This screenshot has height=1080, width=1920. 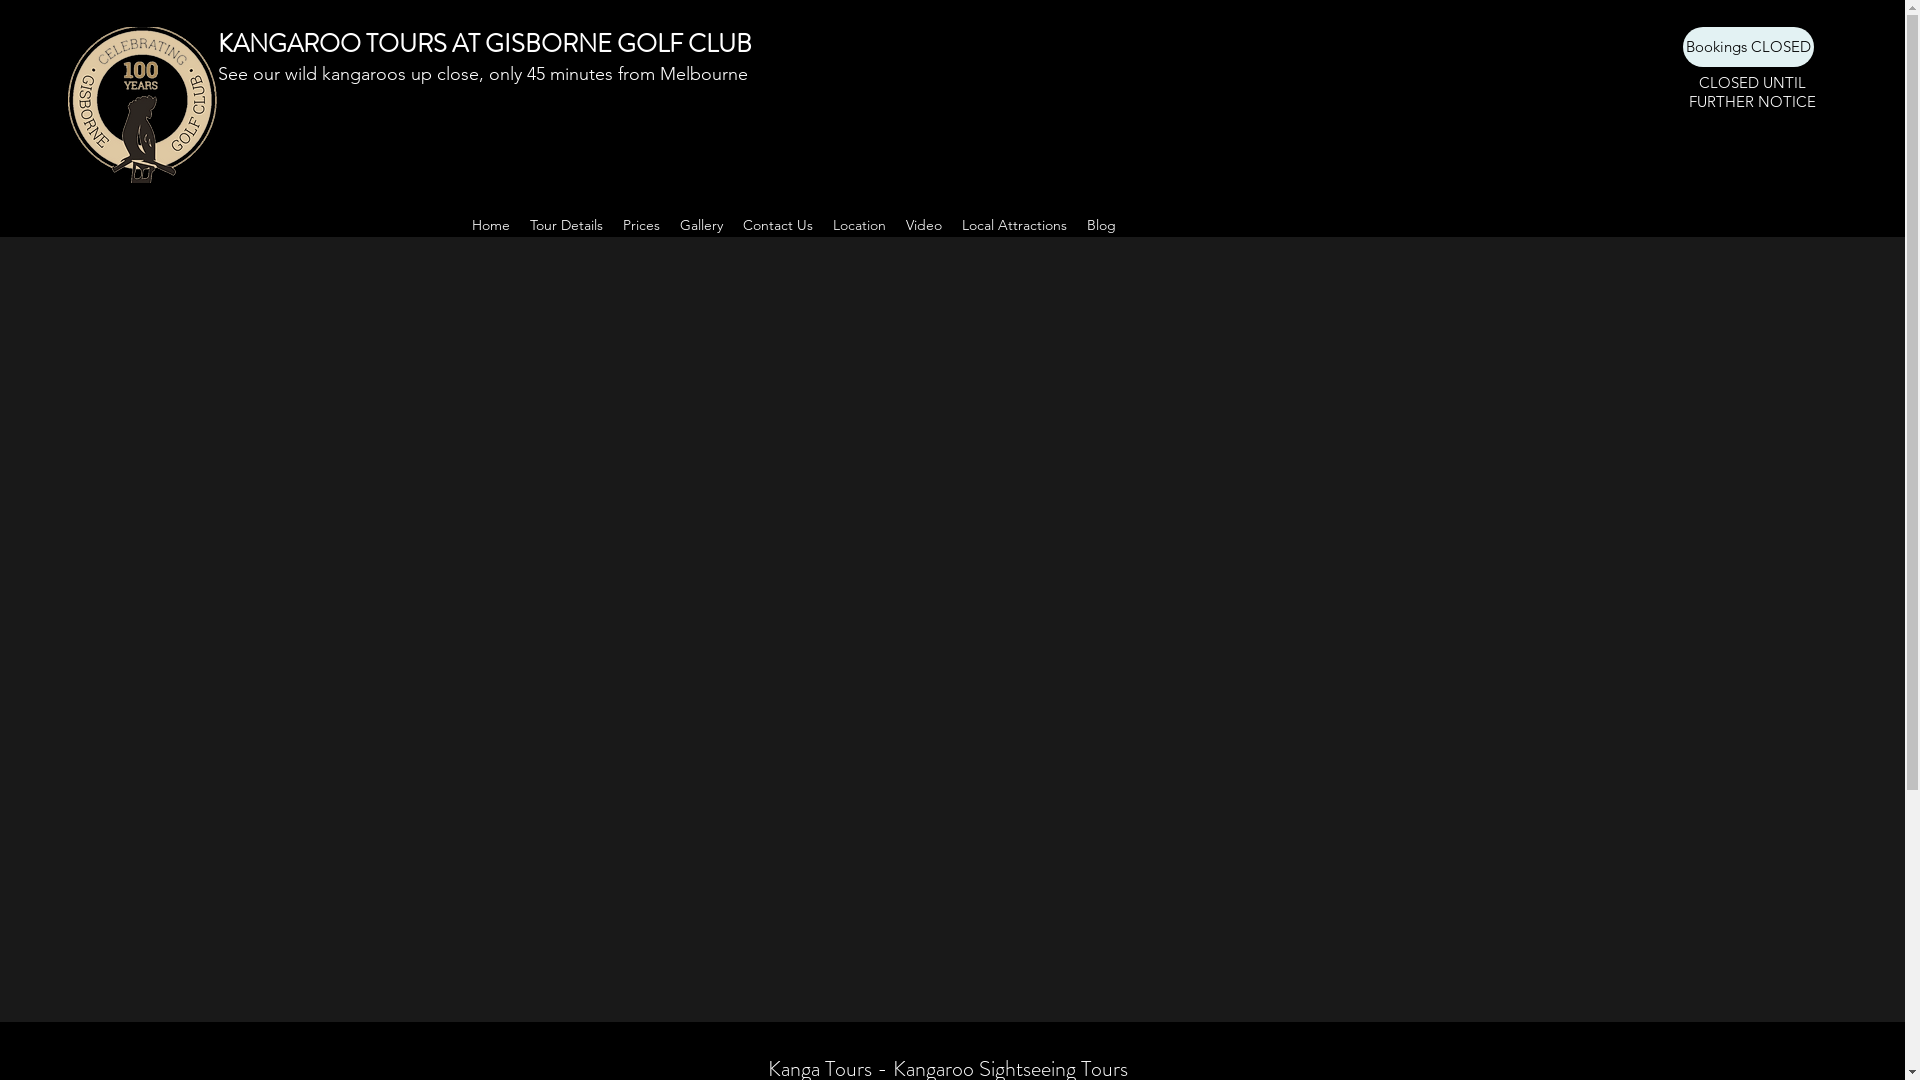 What do you see at coordinates (730, 224) in the screenshot?
I see `'Contact Us'` at bounding box center [730, 224].